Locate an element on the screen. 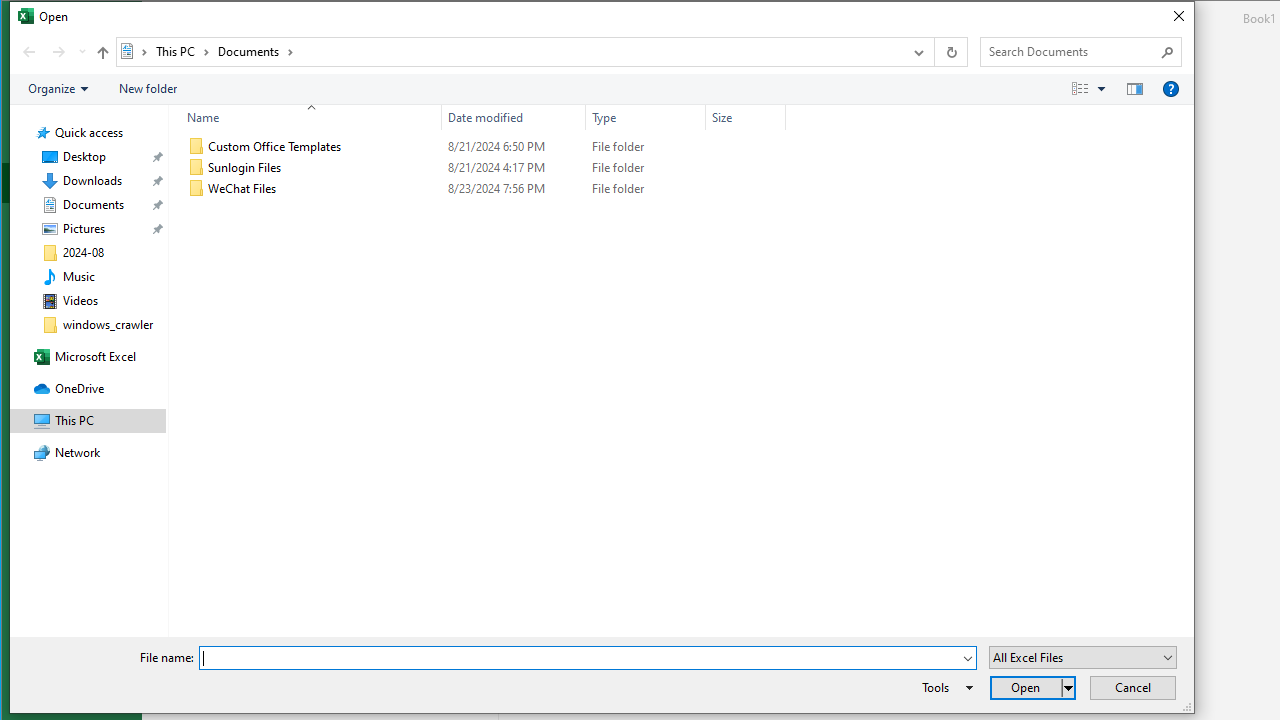 Image resolution: width=1280 pixels, height=720 pixels. 'Open' is located at coordinates (1032, 687).